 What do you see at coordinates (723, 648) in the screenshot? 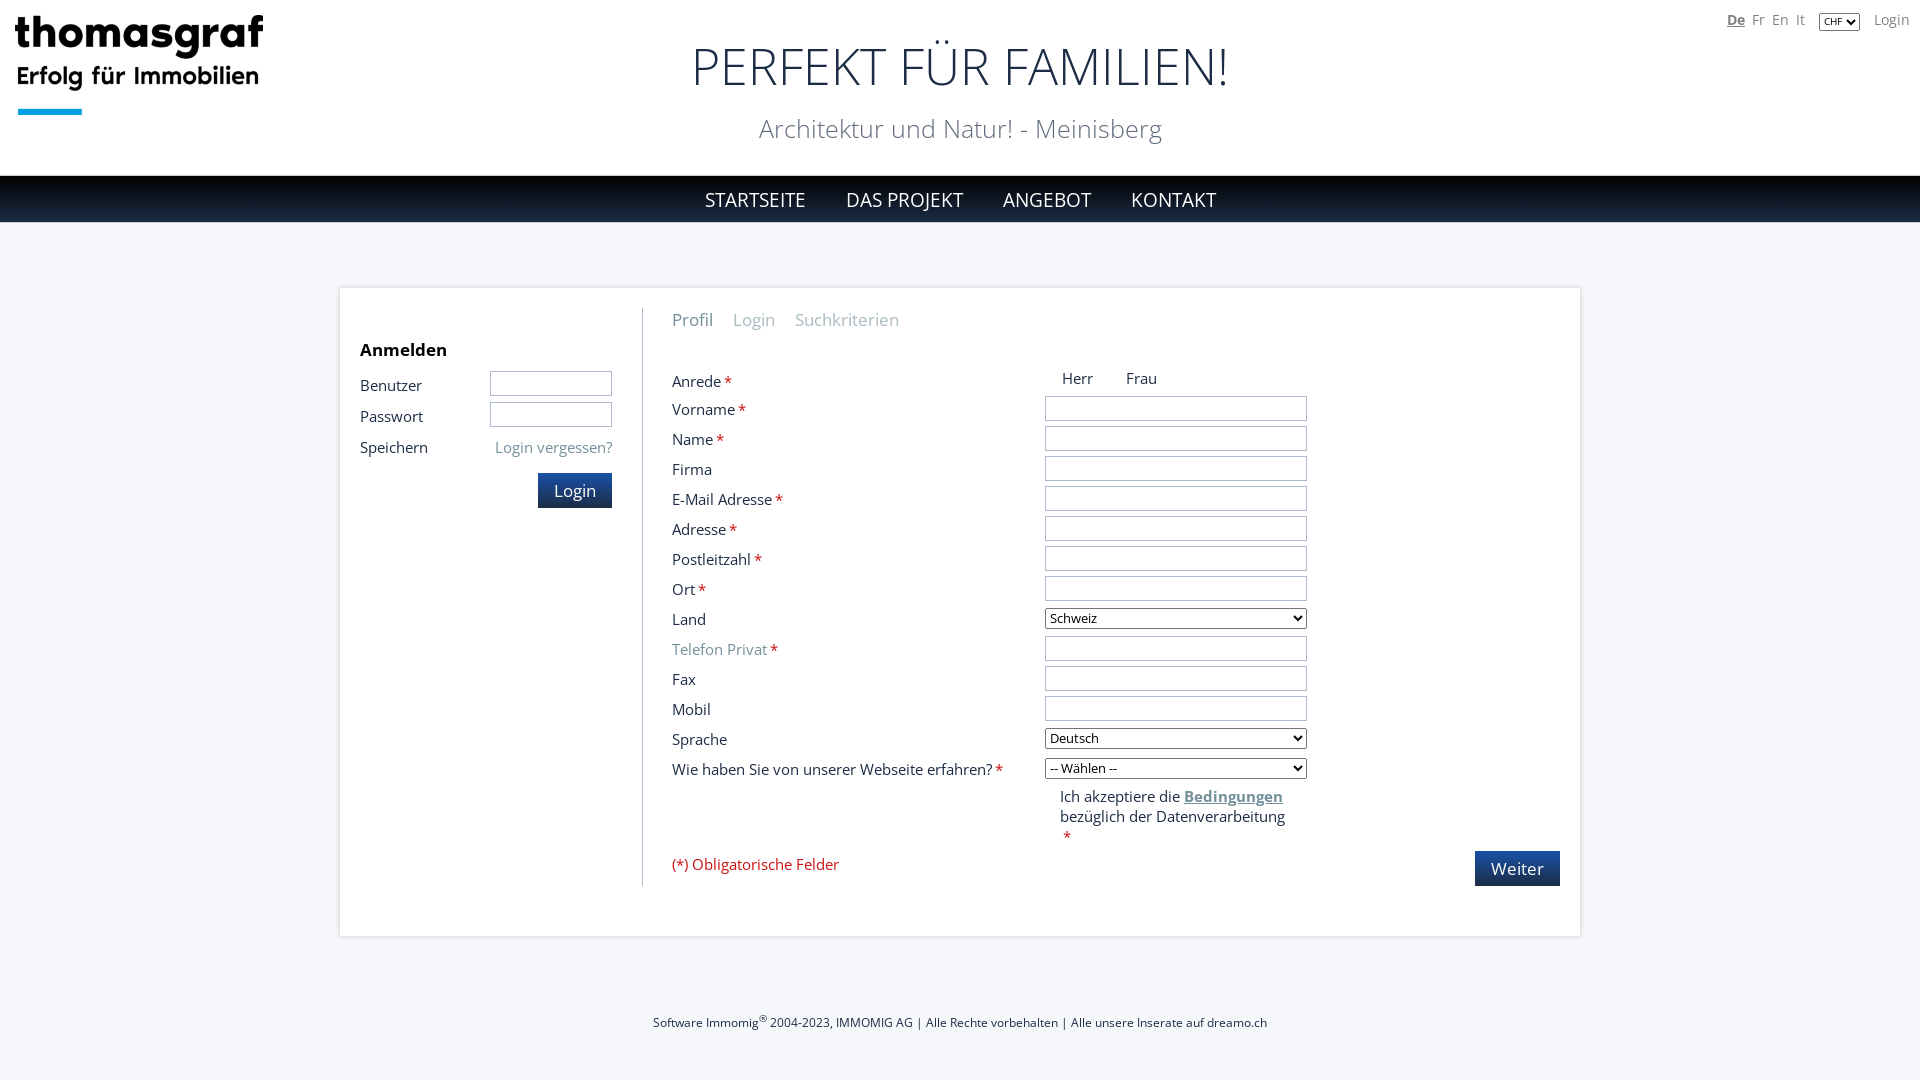
I see `'Telefon Privat*'` at bounding box center [723, 648].